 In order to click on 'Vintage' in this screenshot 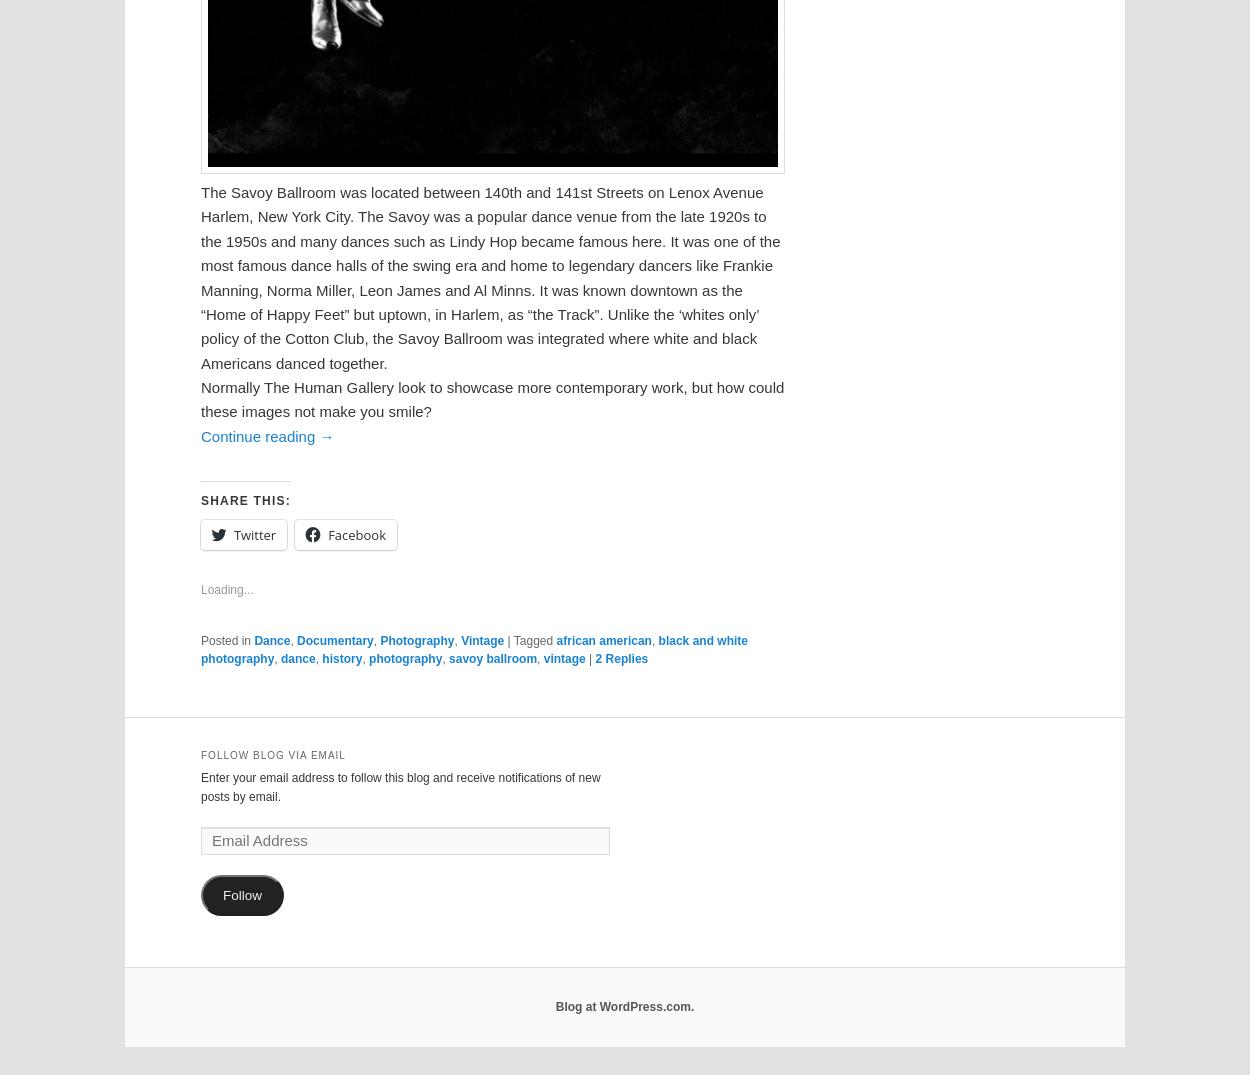, I will do `click(481, 641)`.